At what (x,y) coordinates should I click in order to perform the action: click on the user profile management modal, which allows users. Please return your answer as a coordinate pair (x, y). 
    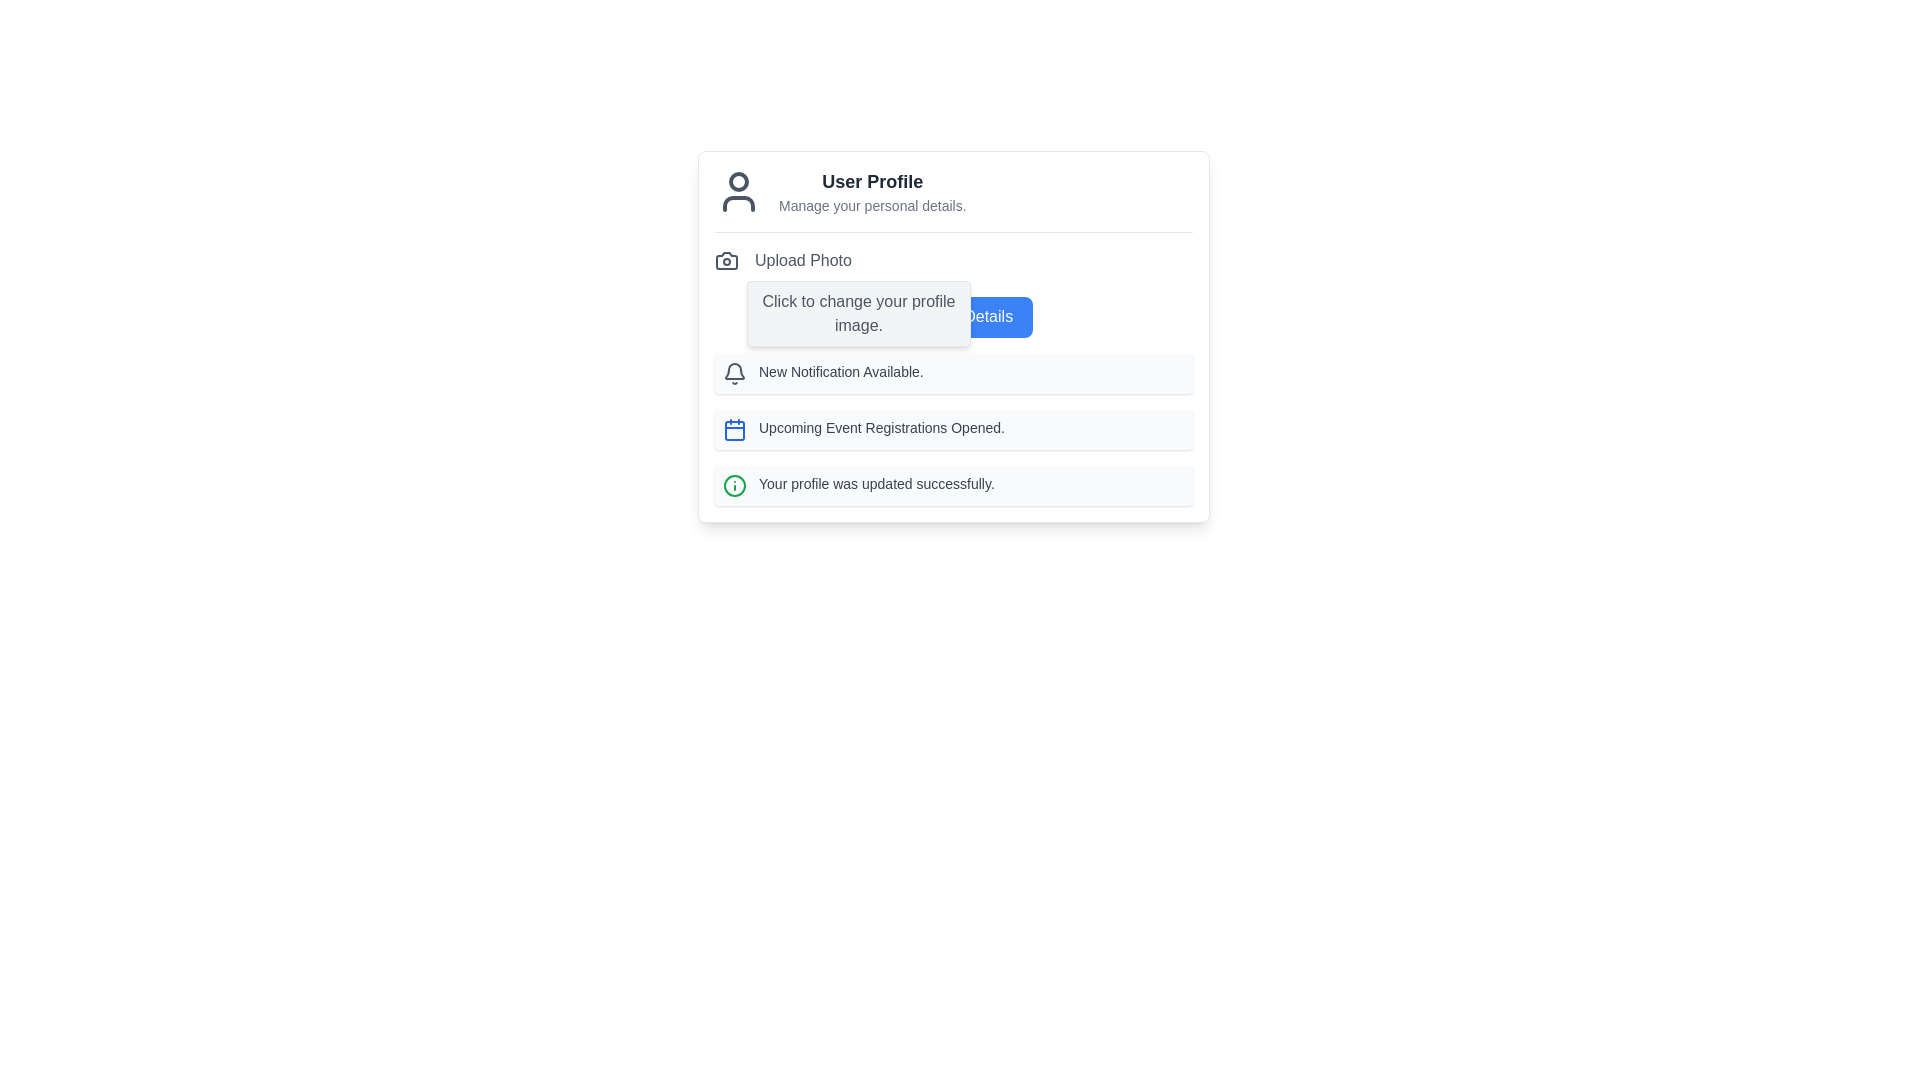
    Looking at the image, I should click on (953, 334).